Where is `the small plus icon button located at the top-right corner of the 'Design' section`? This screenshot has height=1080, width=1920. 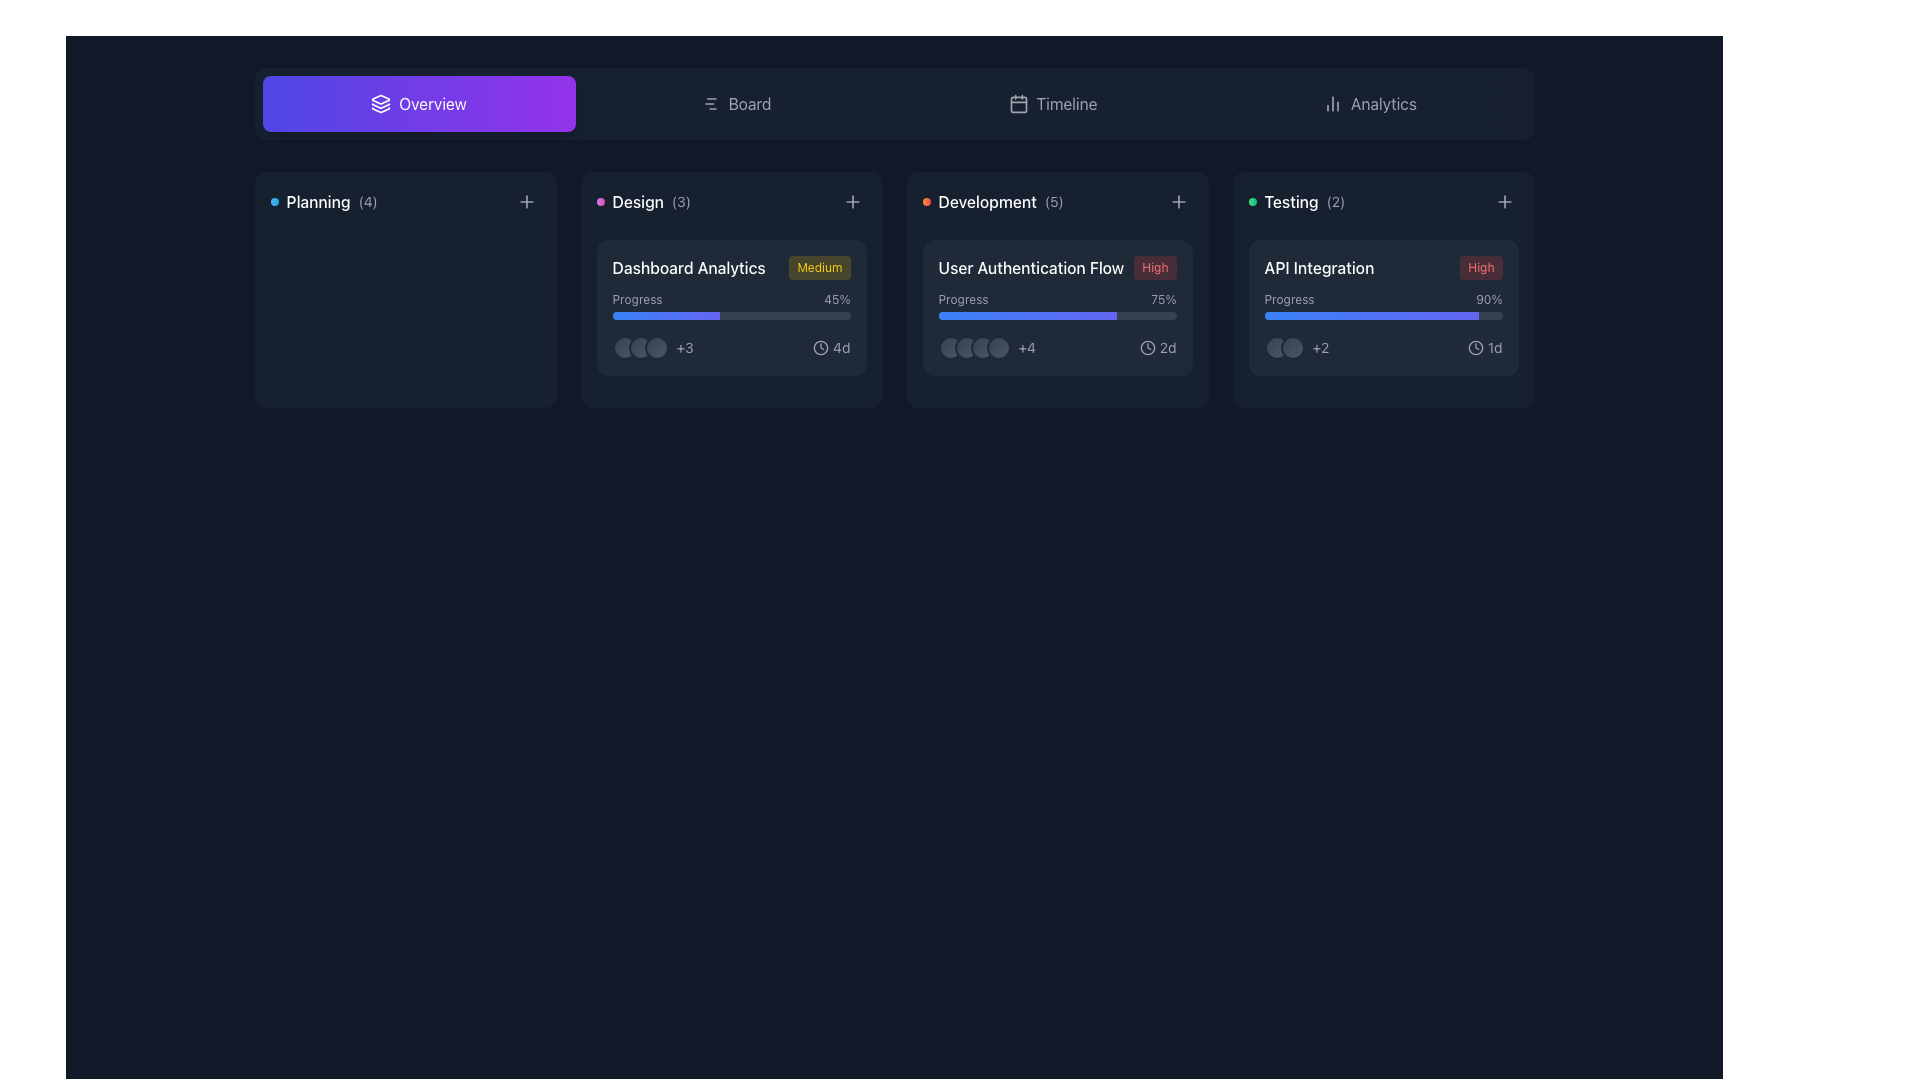
the small plus icon button located at the top-right corner of the 'Design' section is located at coordinates (852, 201).